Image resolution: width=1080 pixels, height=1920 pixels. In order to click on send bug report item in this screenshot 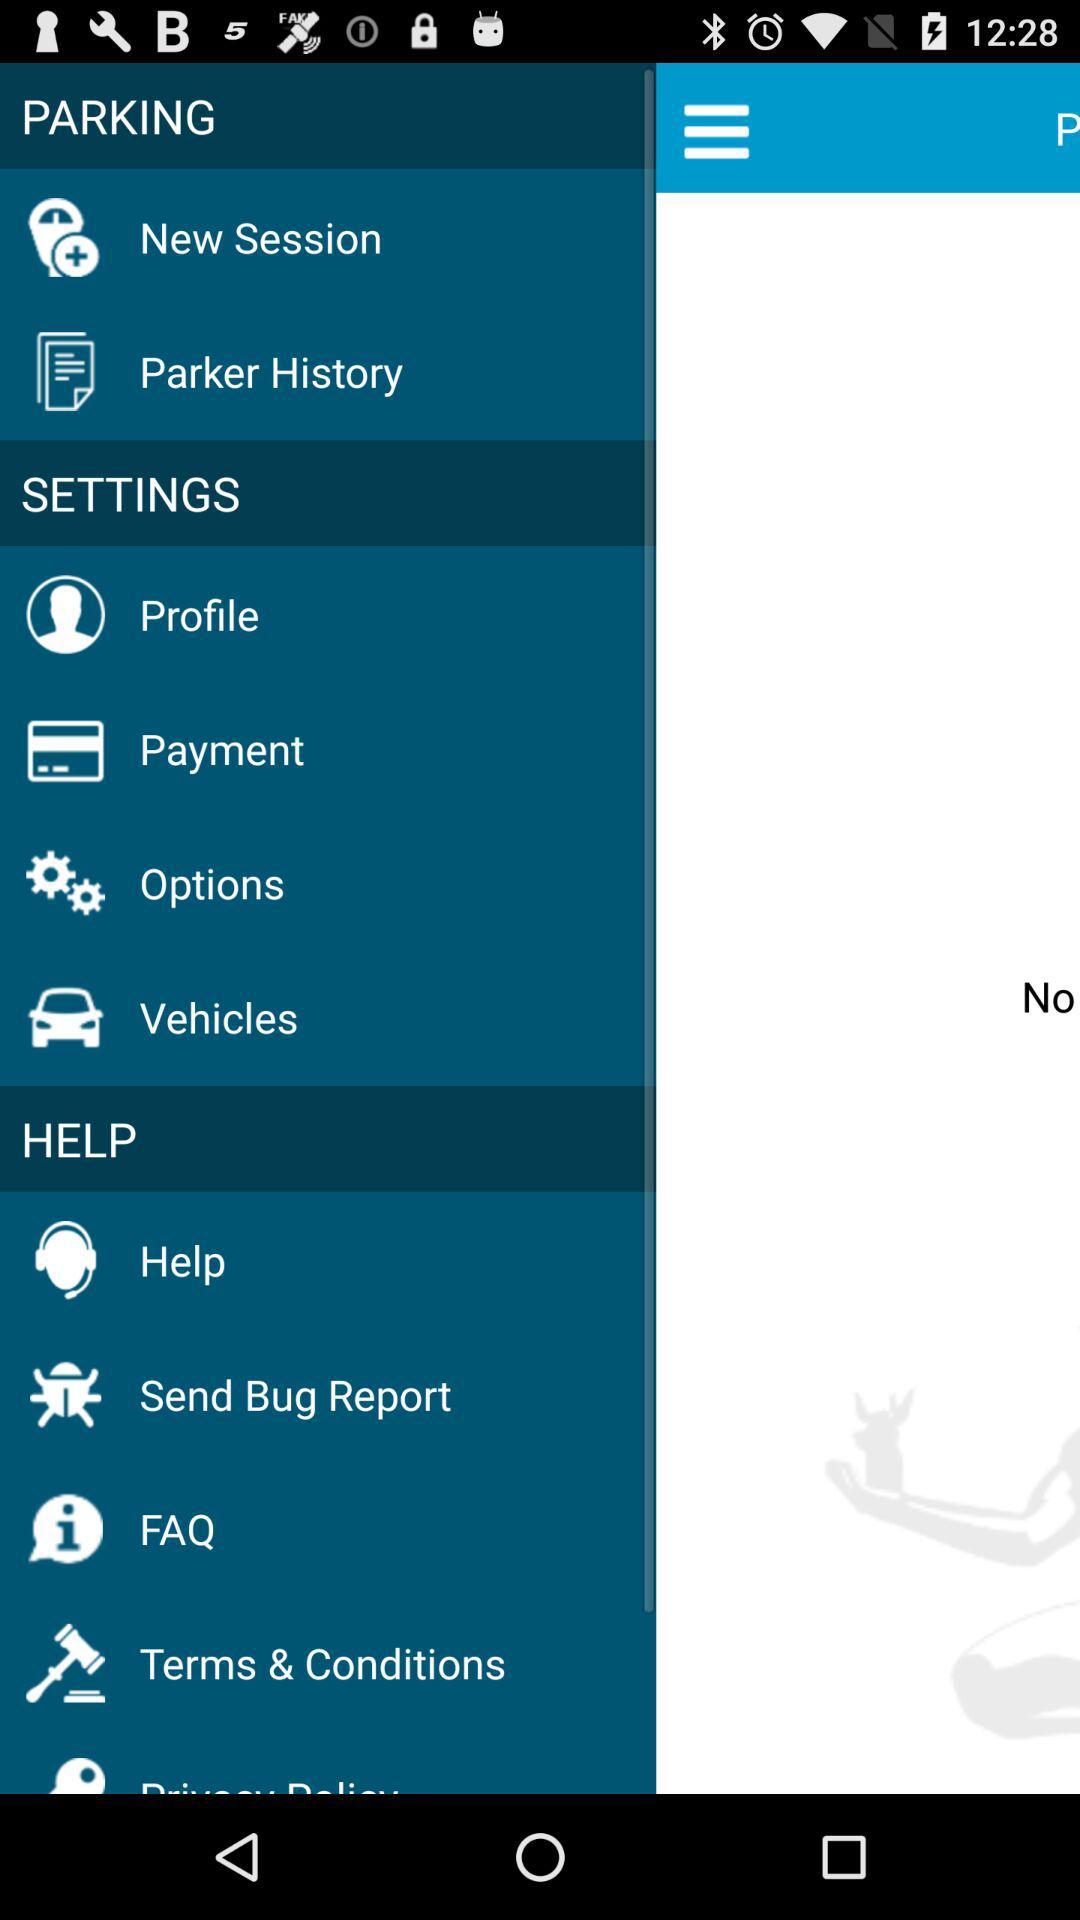, I will do `click(295, 1393)`.